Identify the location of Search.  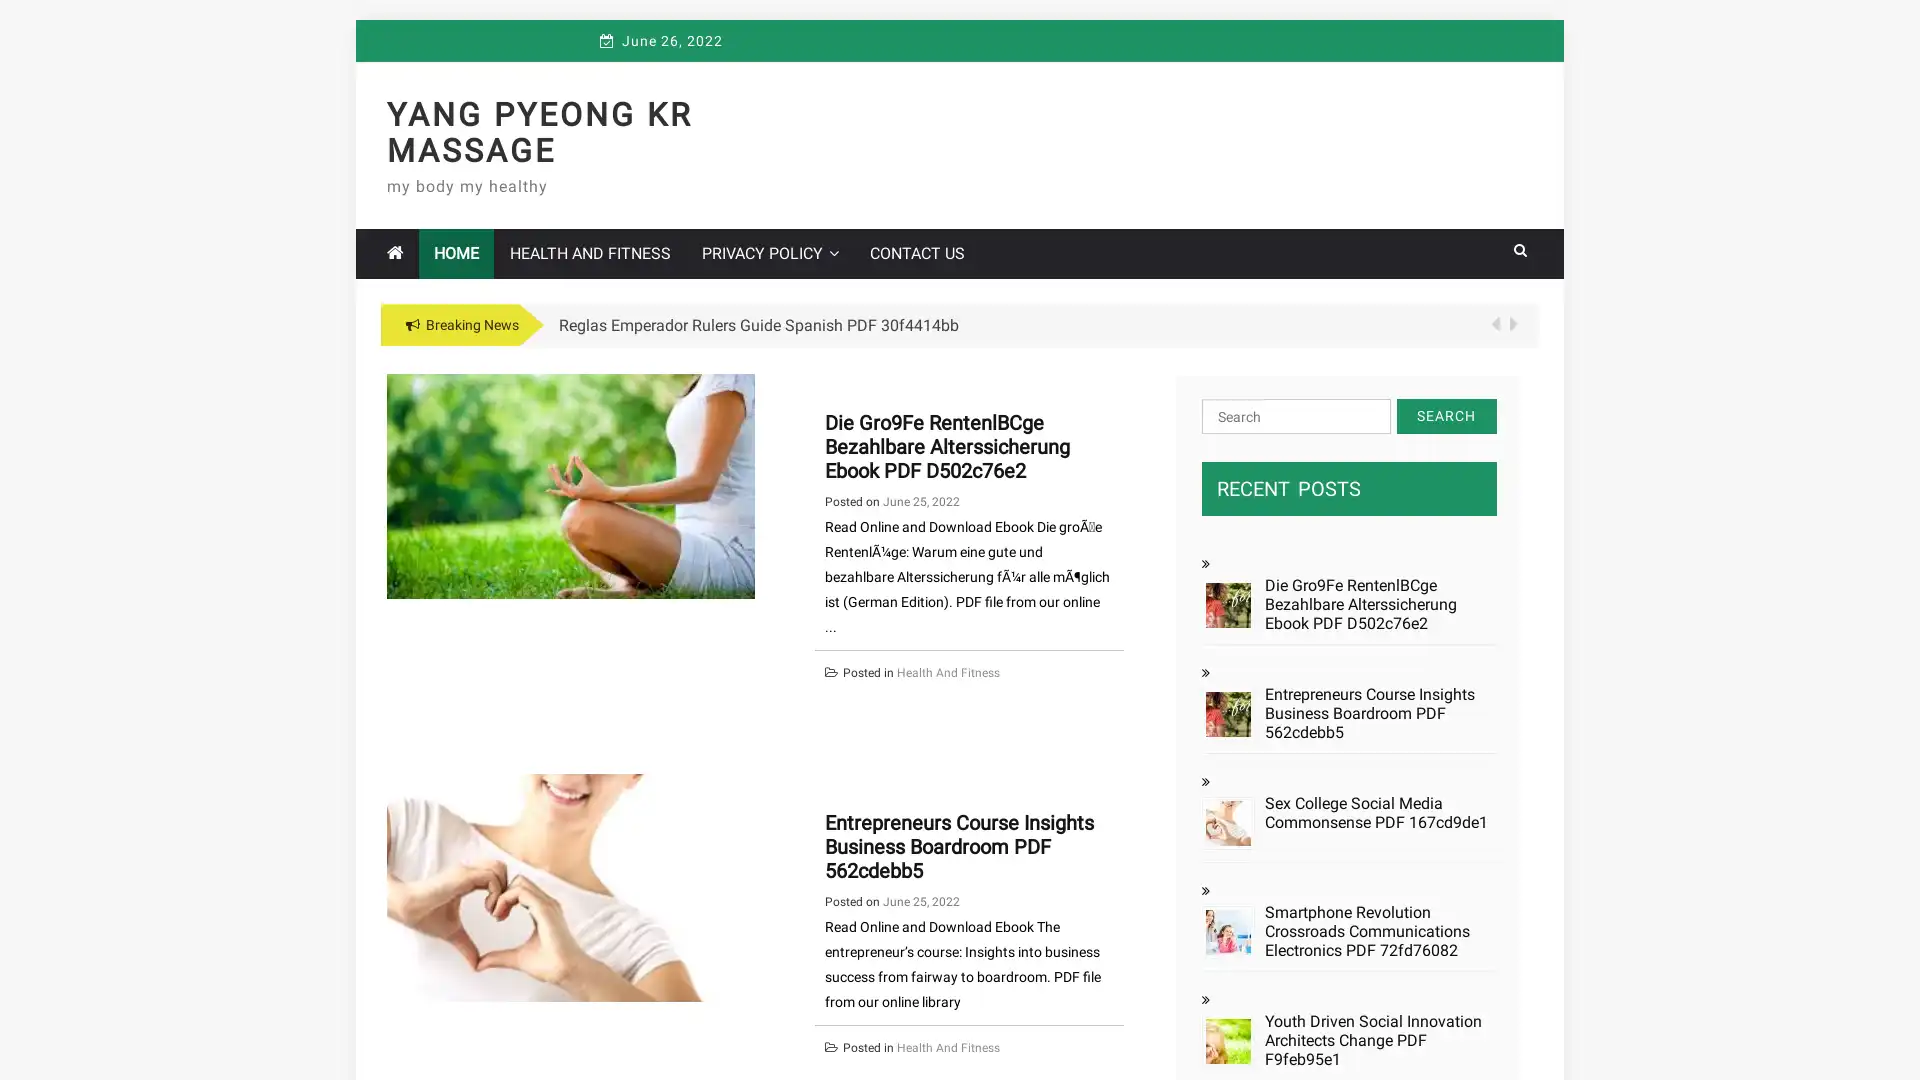
(1445, 415).